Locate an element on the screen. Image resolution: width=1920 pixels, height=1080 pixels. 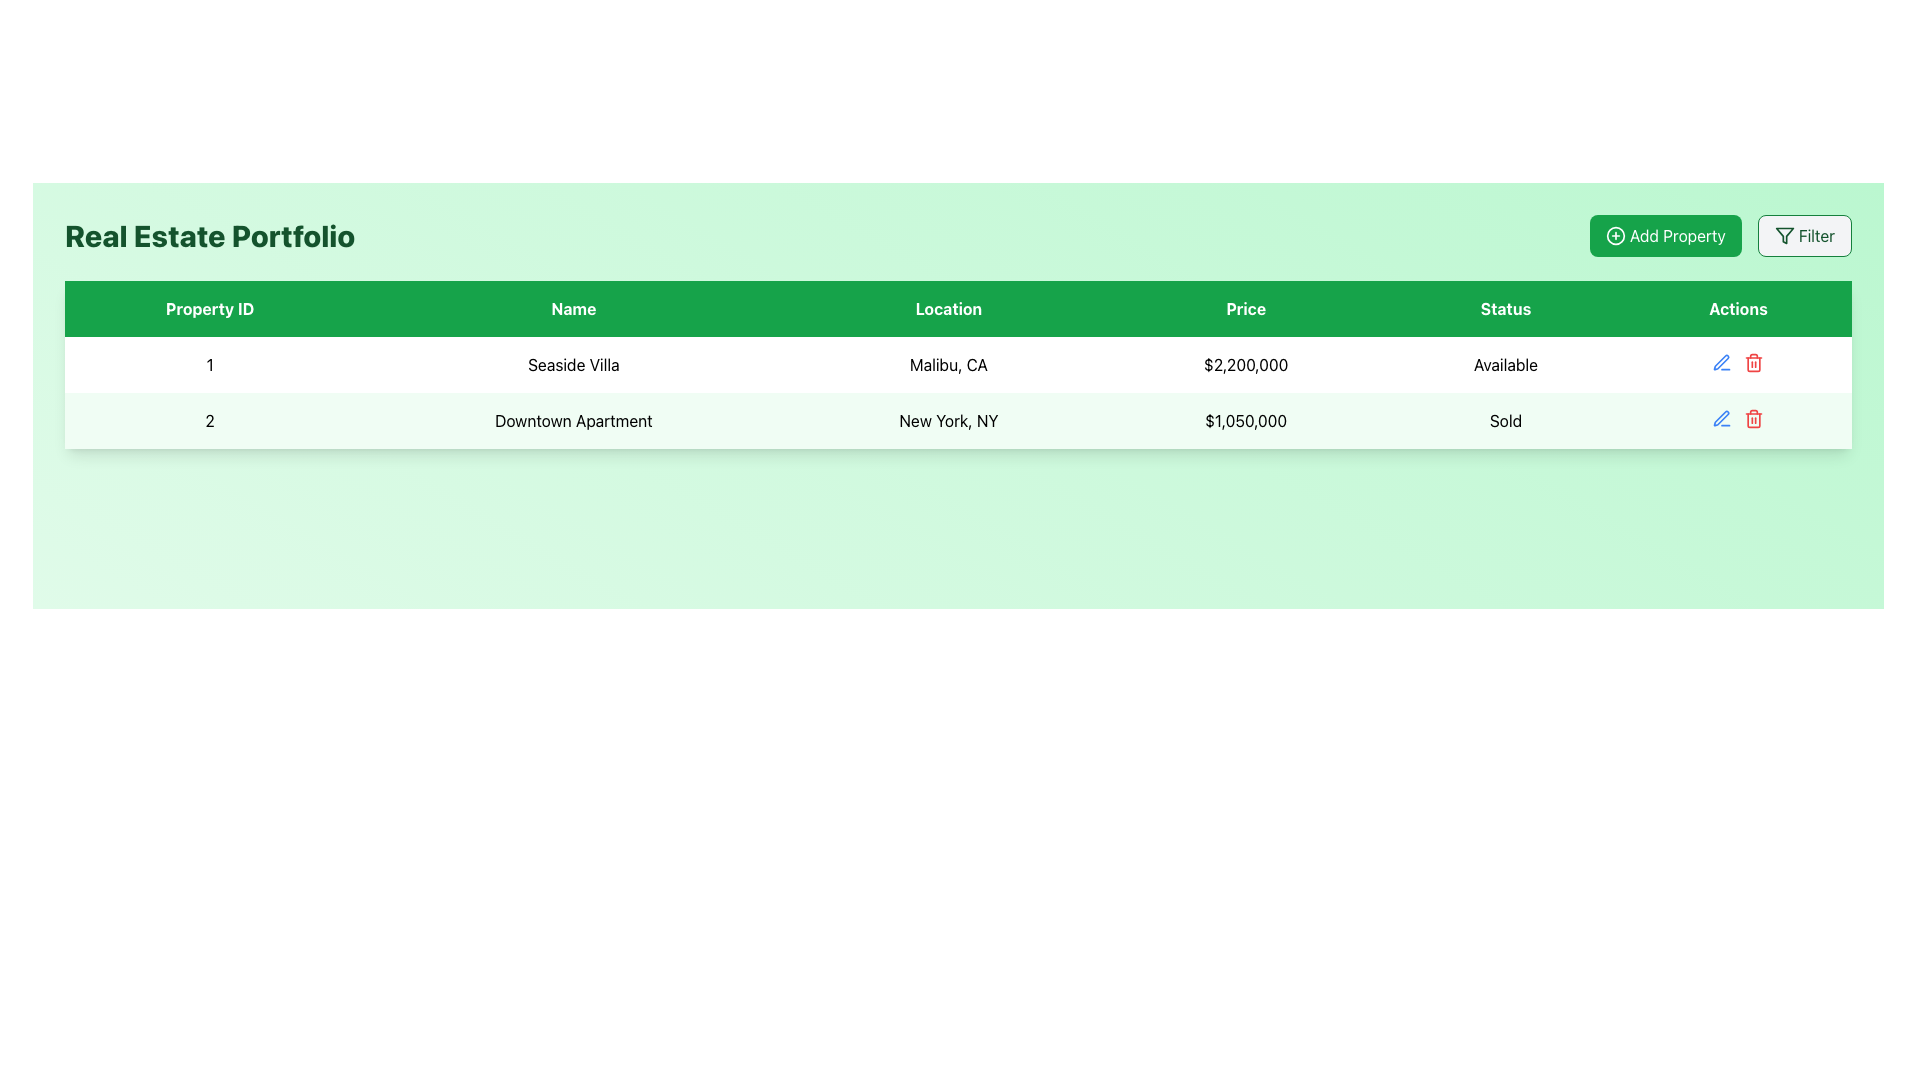
content displayed in the Text Label that identifies the first property in the table under the 'Property ID' header, located in the first row and first column of the table is located at coordinates (210, 365).